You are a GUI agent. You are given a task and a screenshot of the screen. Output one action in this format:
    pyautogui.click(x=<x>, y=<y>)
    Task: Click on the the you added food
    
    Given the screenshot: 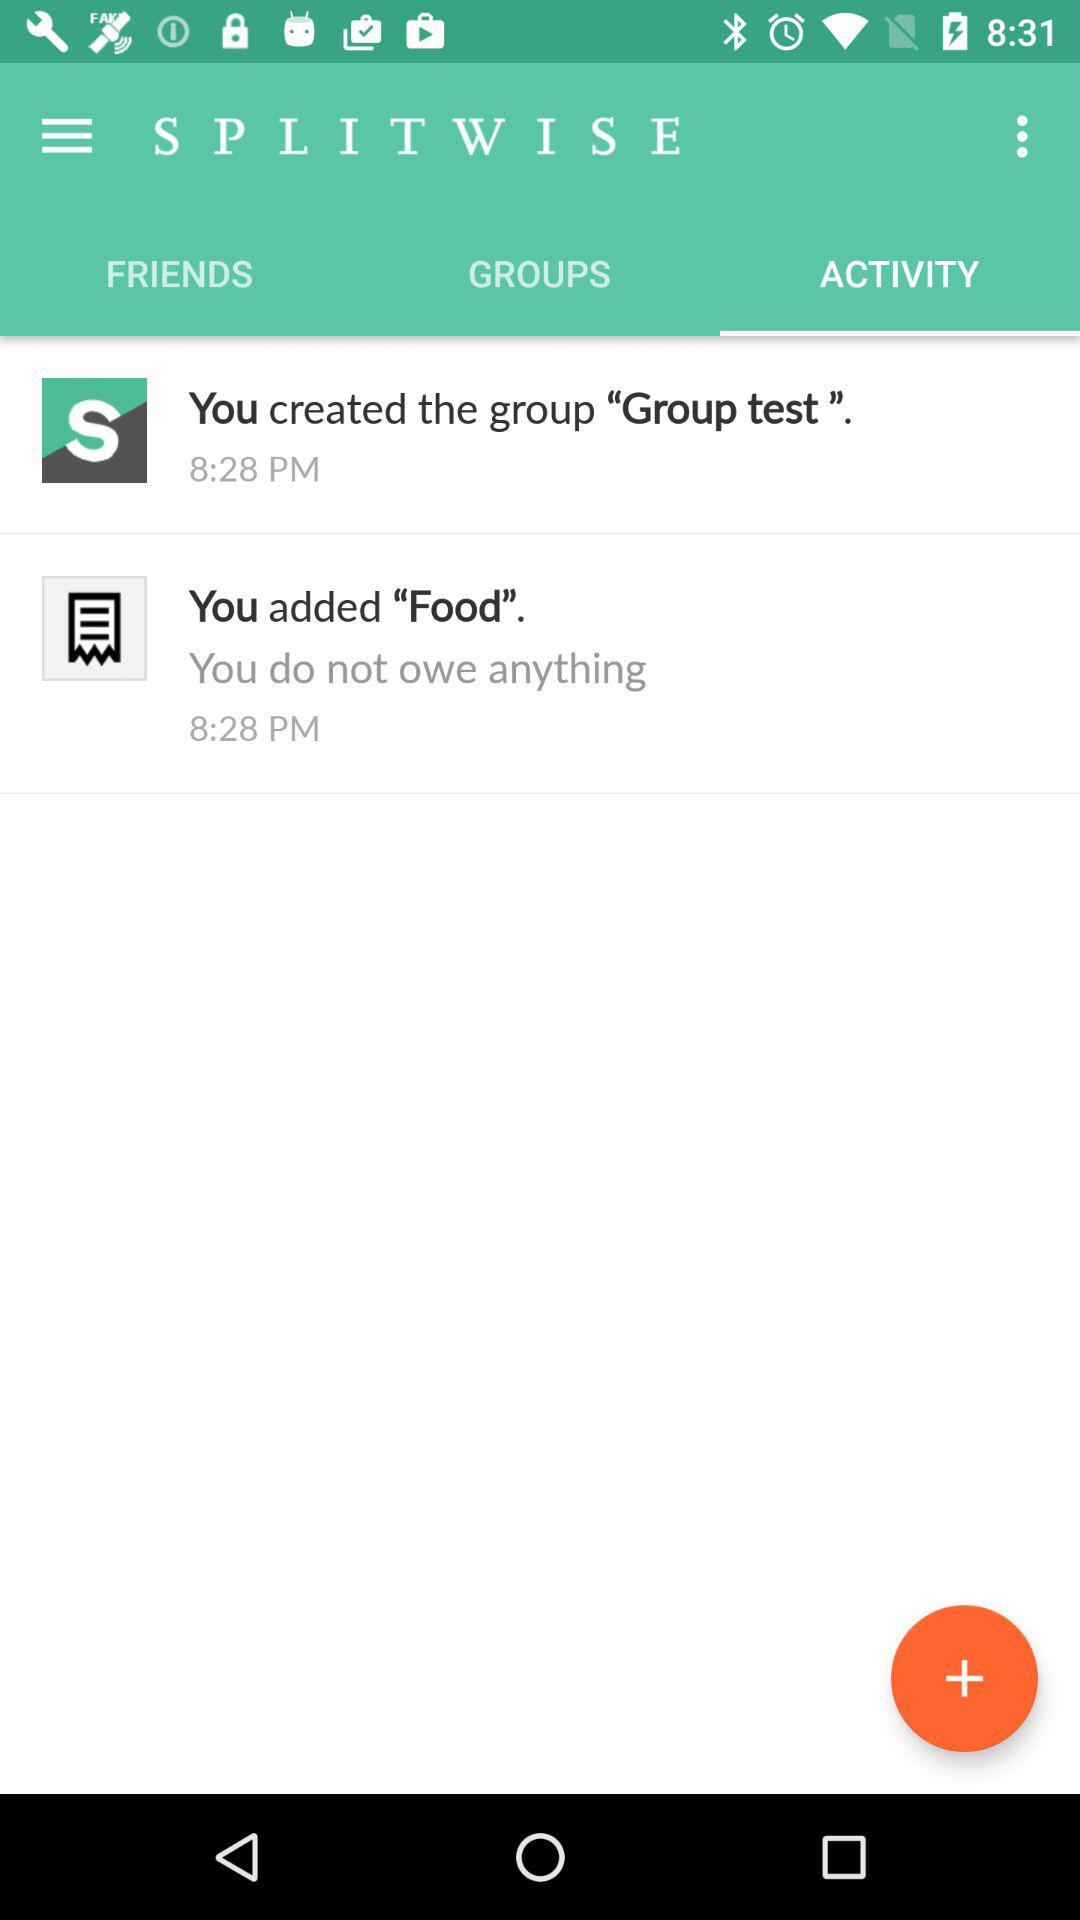 What is the action you would take?
    pyautogui.click(x=612, y=634)
    